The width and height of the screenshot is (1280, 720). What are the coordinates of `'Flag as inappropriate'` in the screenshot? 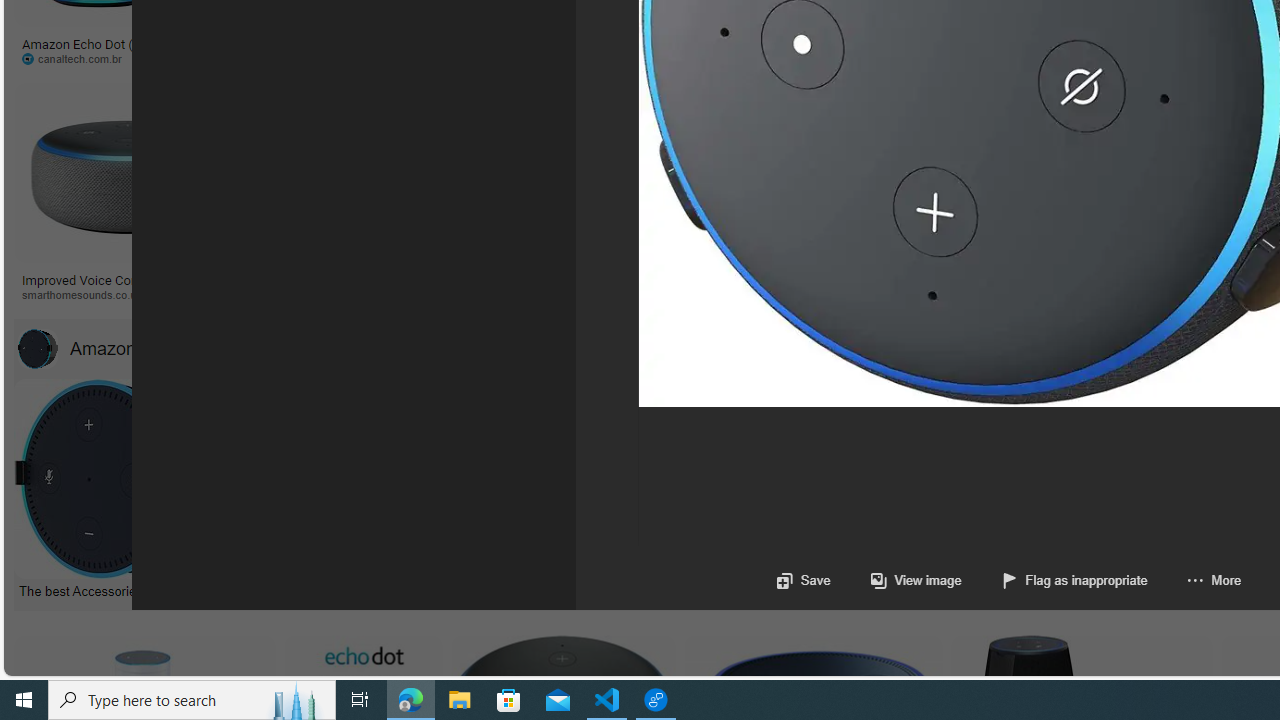 It's located at (1073, 580).